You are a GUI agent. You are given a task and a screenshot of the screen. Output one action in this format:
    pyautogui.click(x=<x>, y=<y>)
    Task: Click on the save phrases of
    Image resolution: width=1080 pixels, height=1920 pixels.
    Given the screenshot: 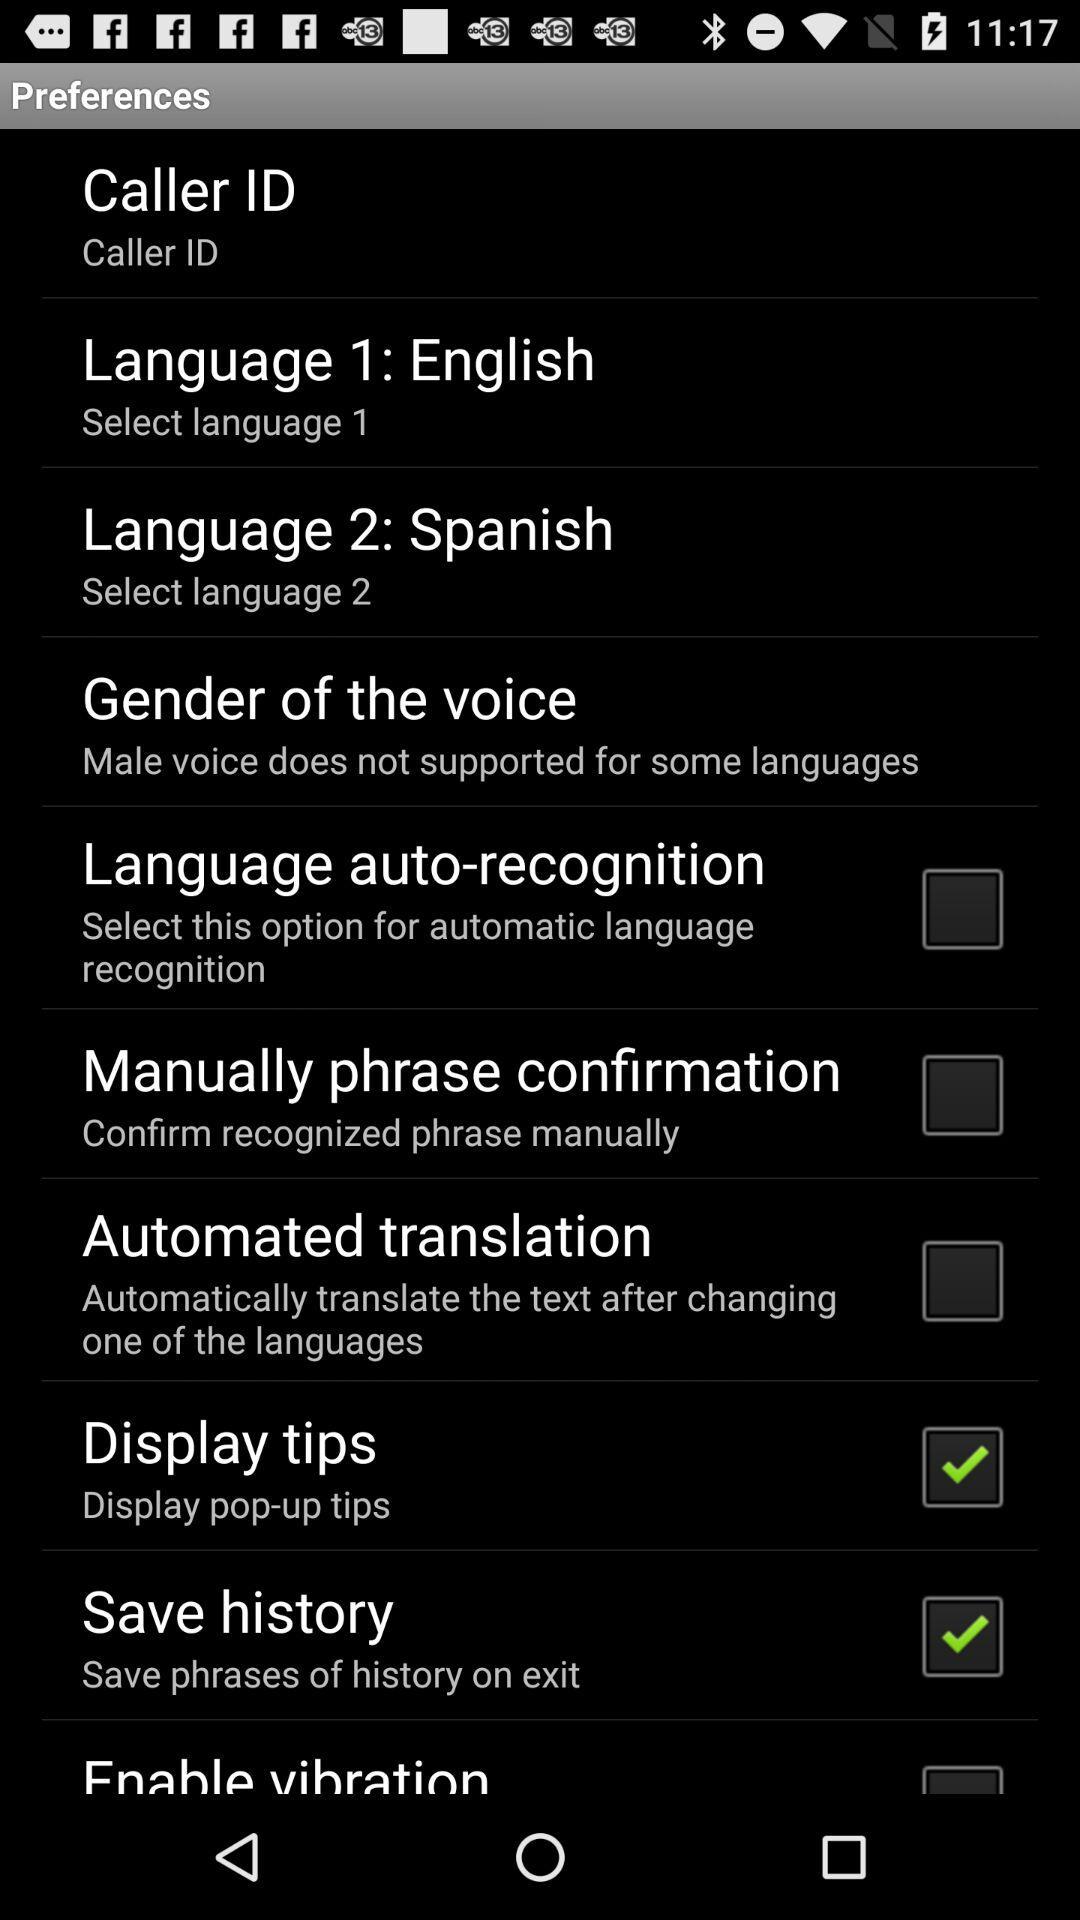 What is the action you would take?
    pyautogui.click(x=330, y=1673)
    